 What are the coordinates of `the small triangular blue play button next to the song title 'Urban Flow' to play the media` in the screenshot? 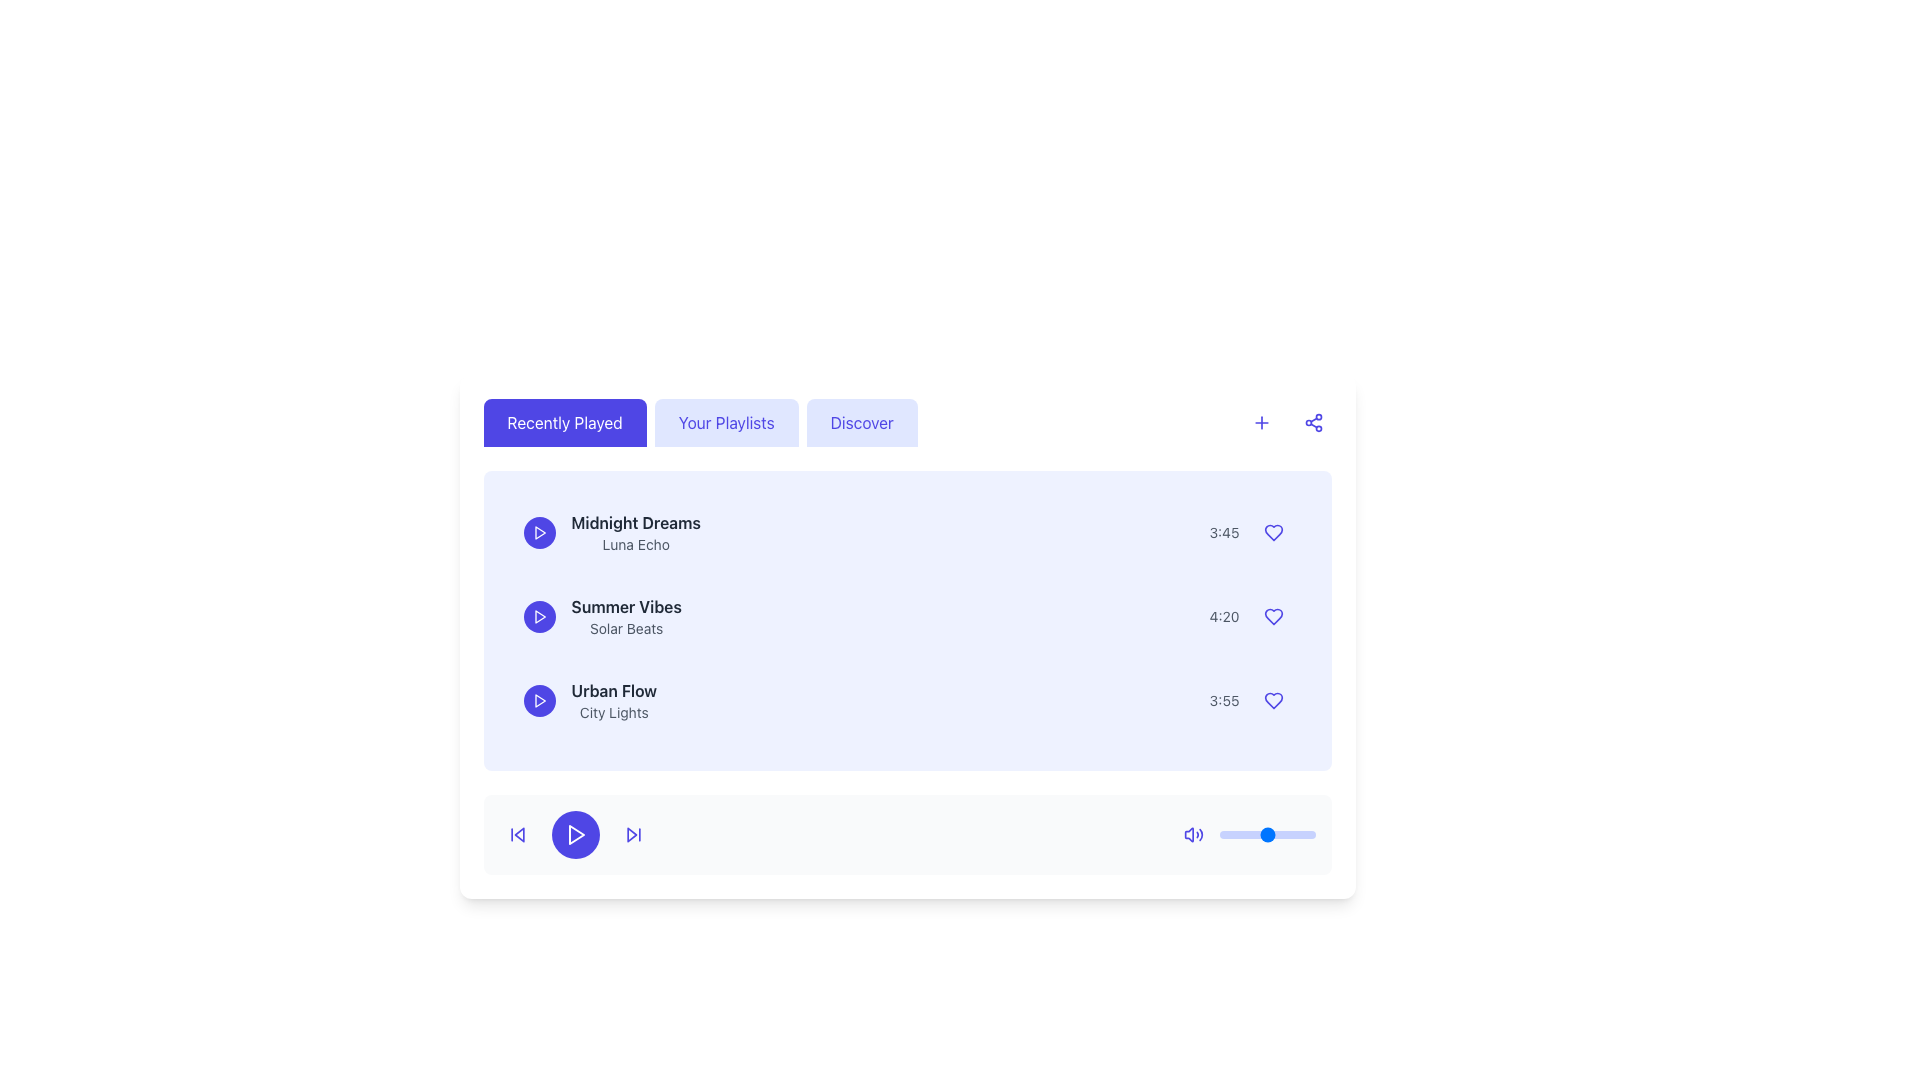 It's located at (540, 700).